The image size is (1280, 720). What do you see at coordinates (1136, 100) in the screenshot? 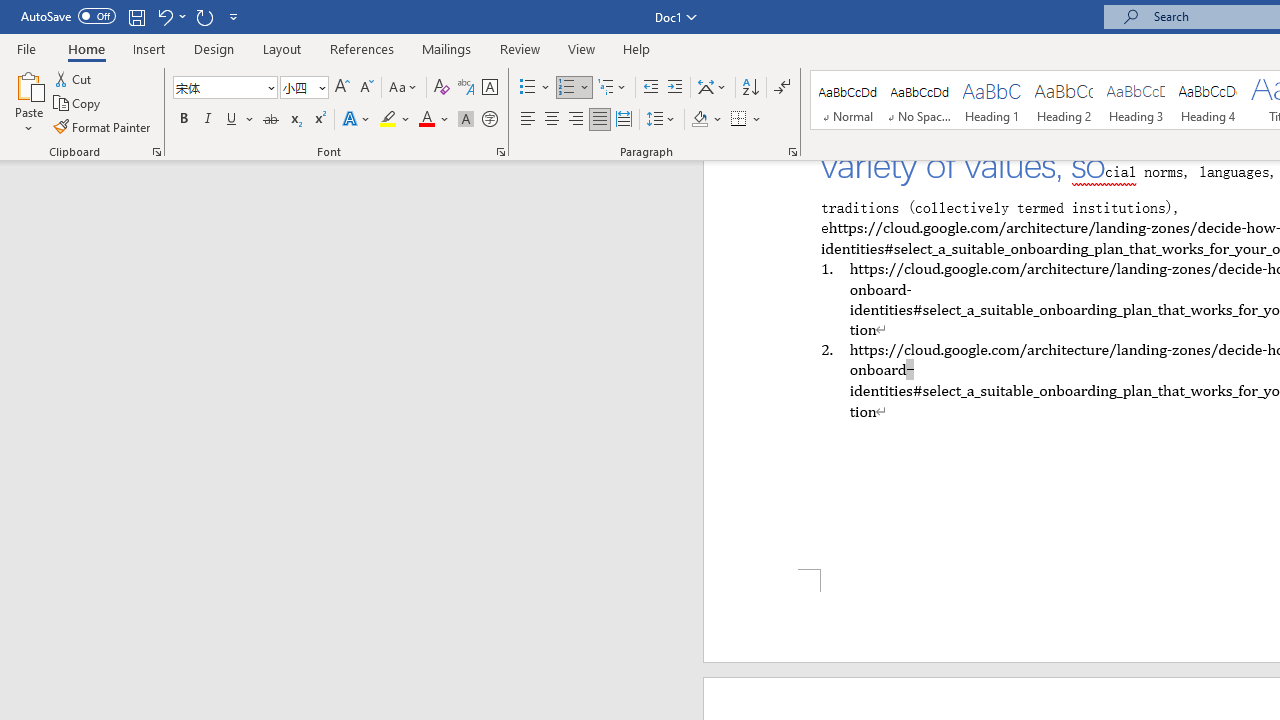
I see `'Heading 3'` at bounding box center [1136, 100].